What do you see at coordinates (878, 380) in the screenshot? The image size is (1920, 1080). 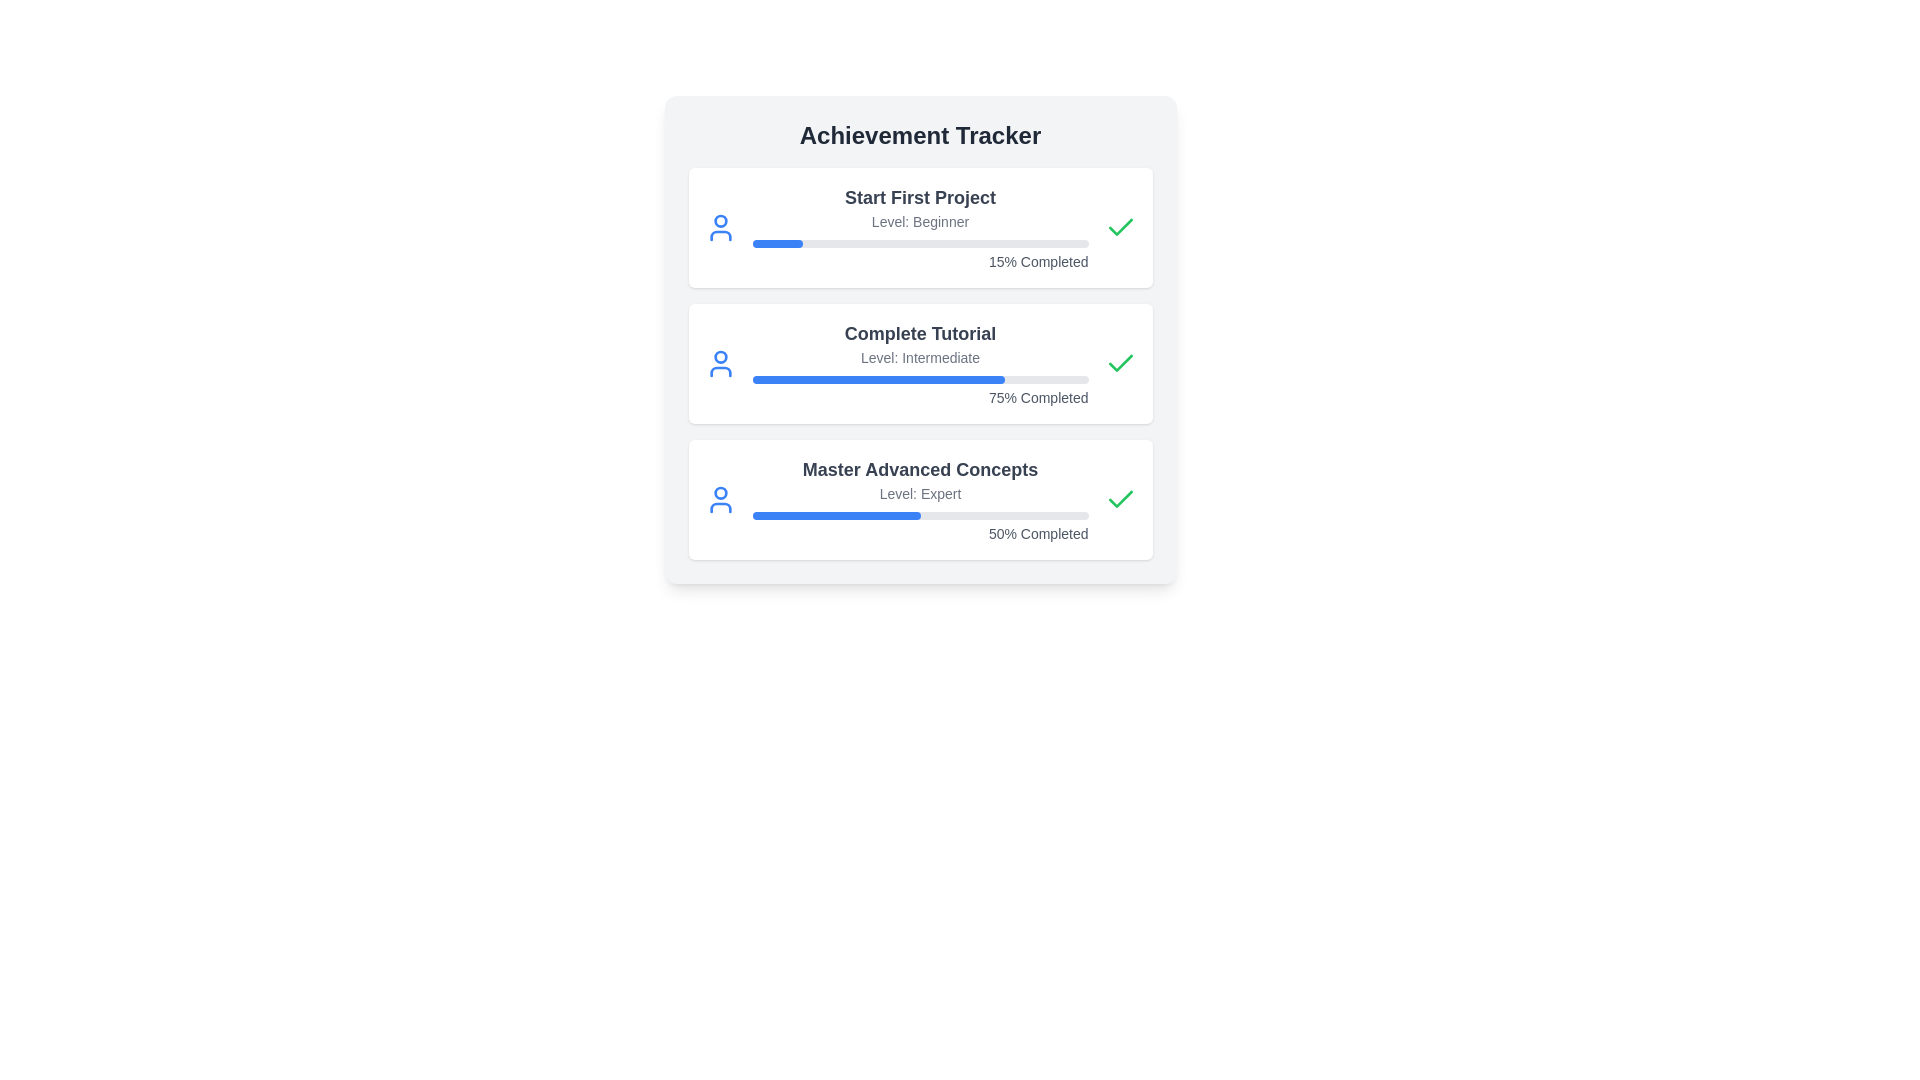 I see `the progress bar segment indicating 75% completion for the 'Complete Tutorial' task in the 'Achievement Tracker' interface` at bounding box center [878, 380].